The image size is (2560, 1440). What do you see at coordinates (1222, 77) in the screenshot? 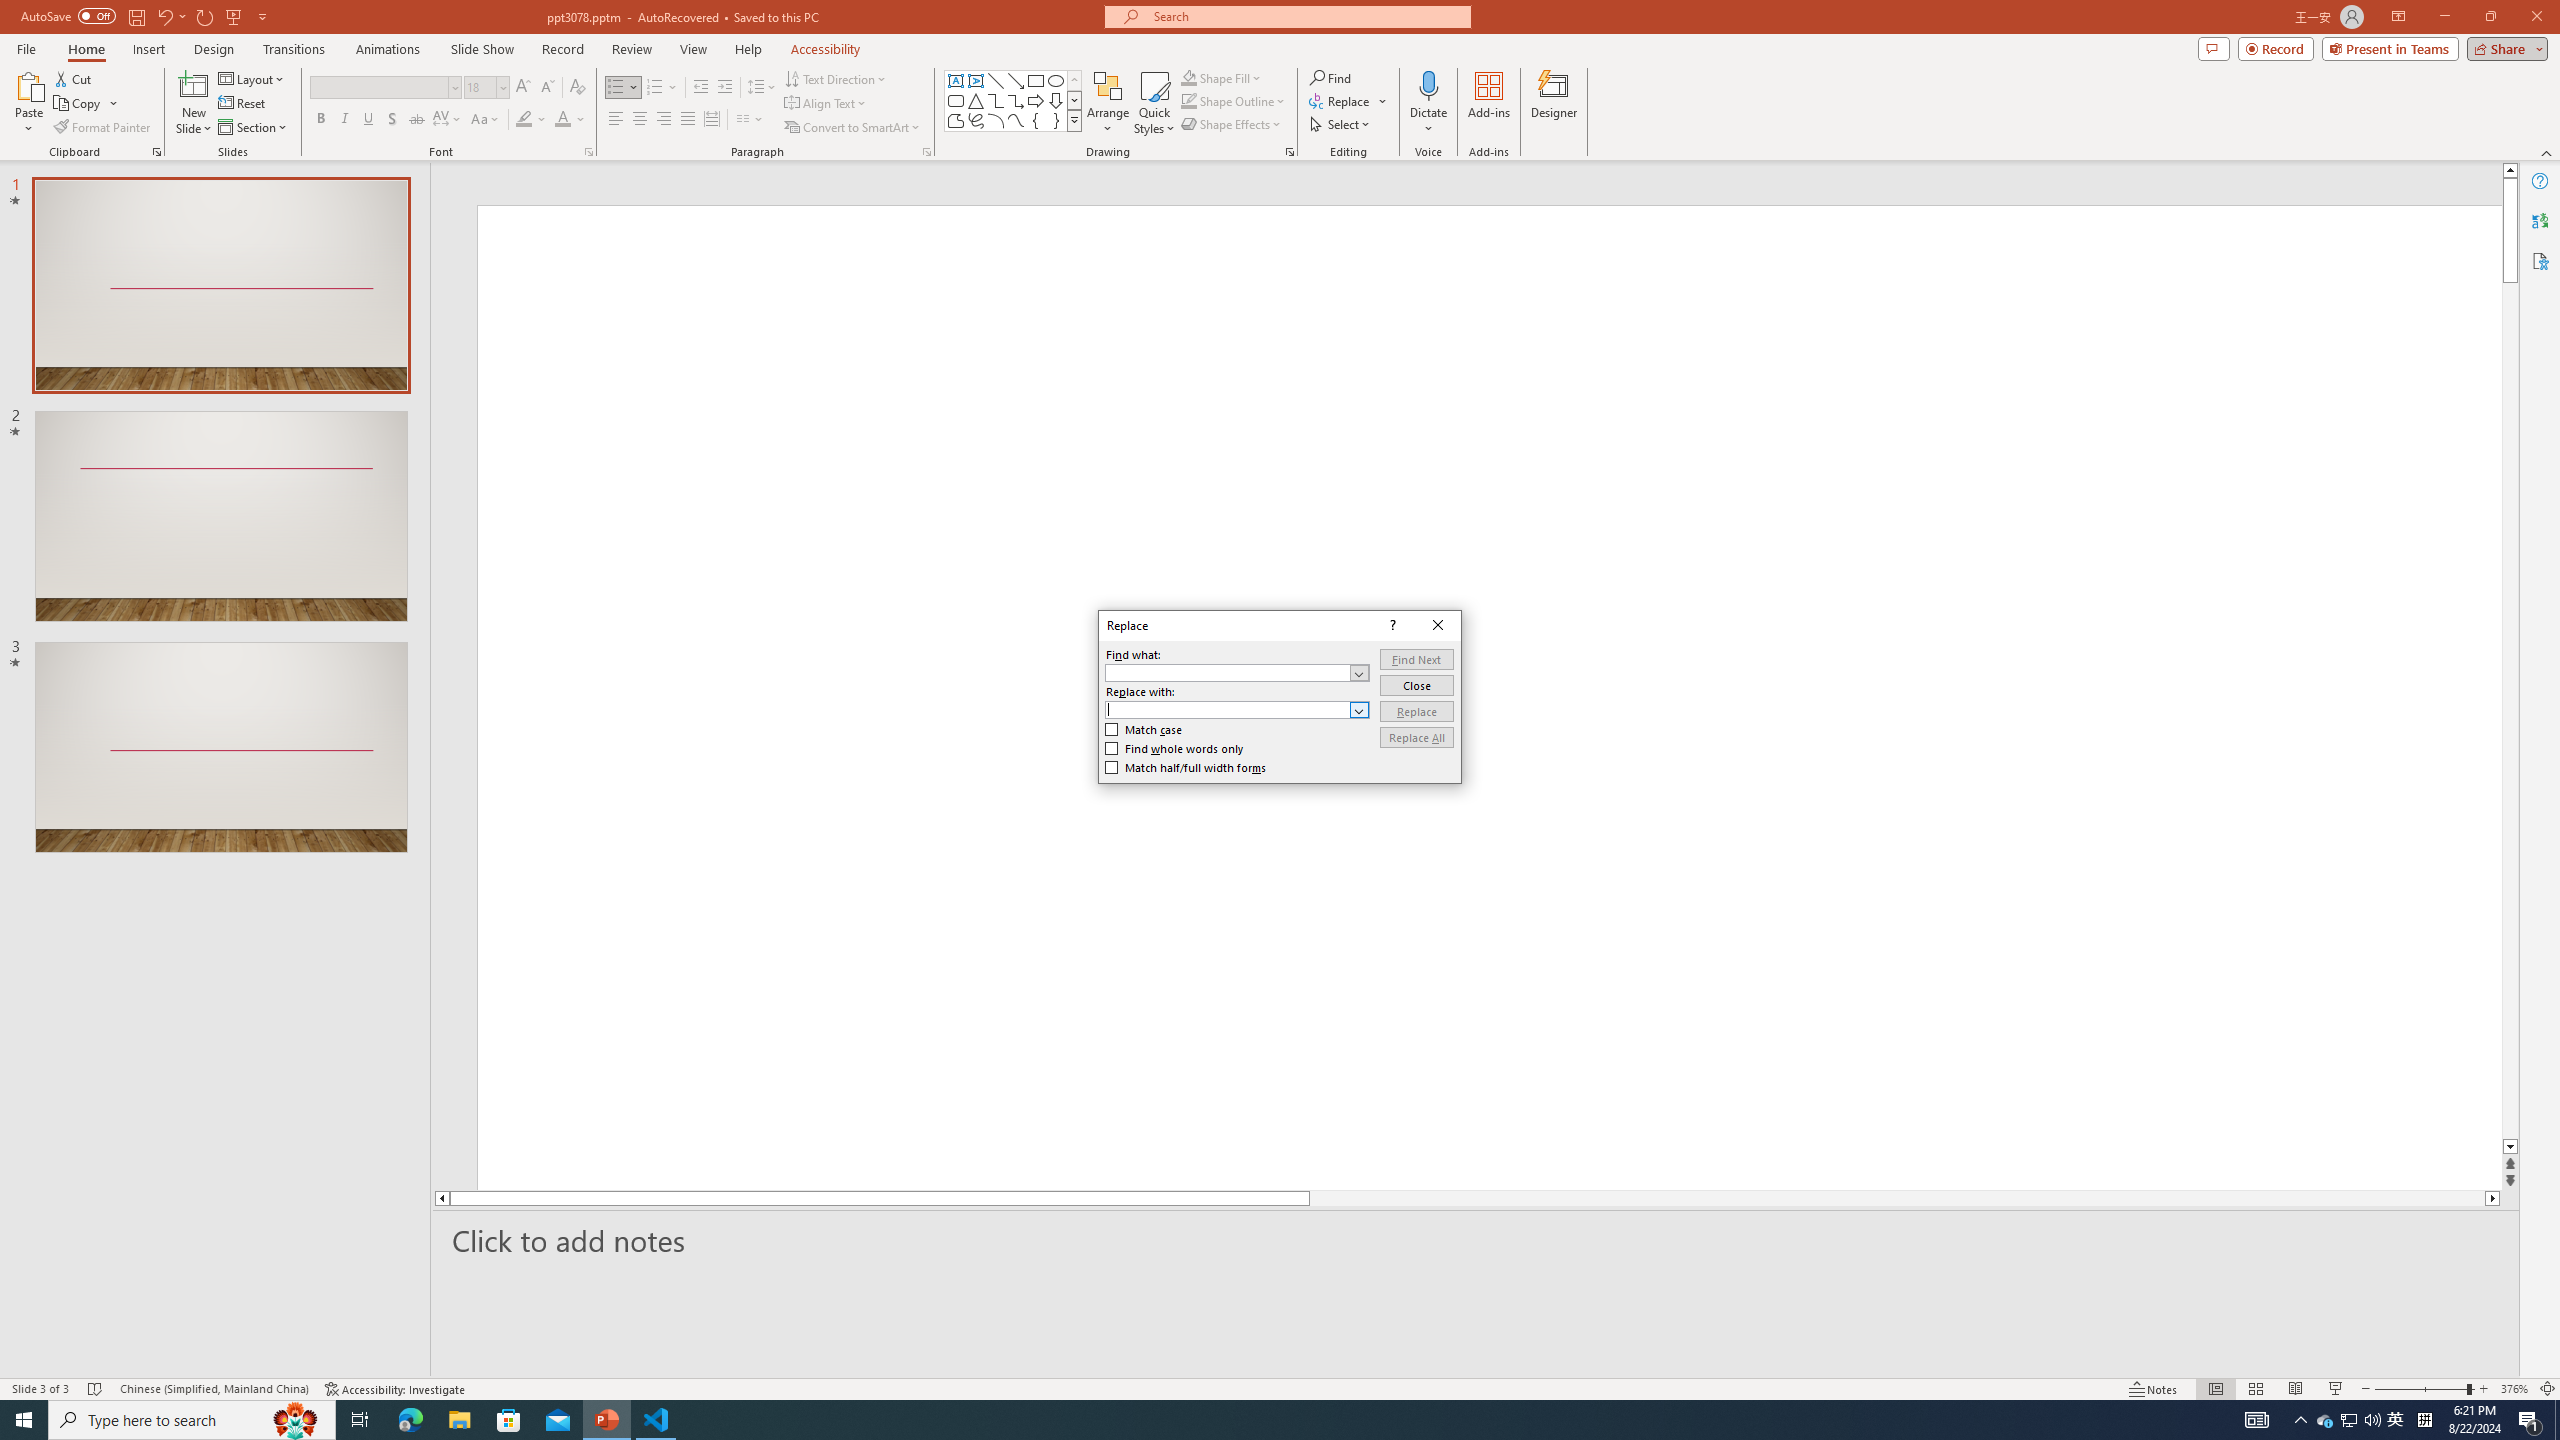
I see `'Shape Fill'` at bounding box center [1222, 77].